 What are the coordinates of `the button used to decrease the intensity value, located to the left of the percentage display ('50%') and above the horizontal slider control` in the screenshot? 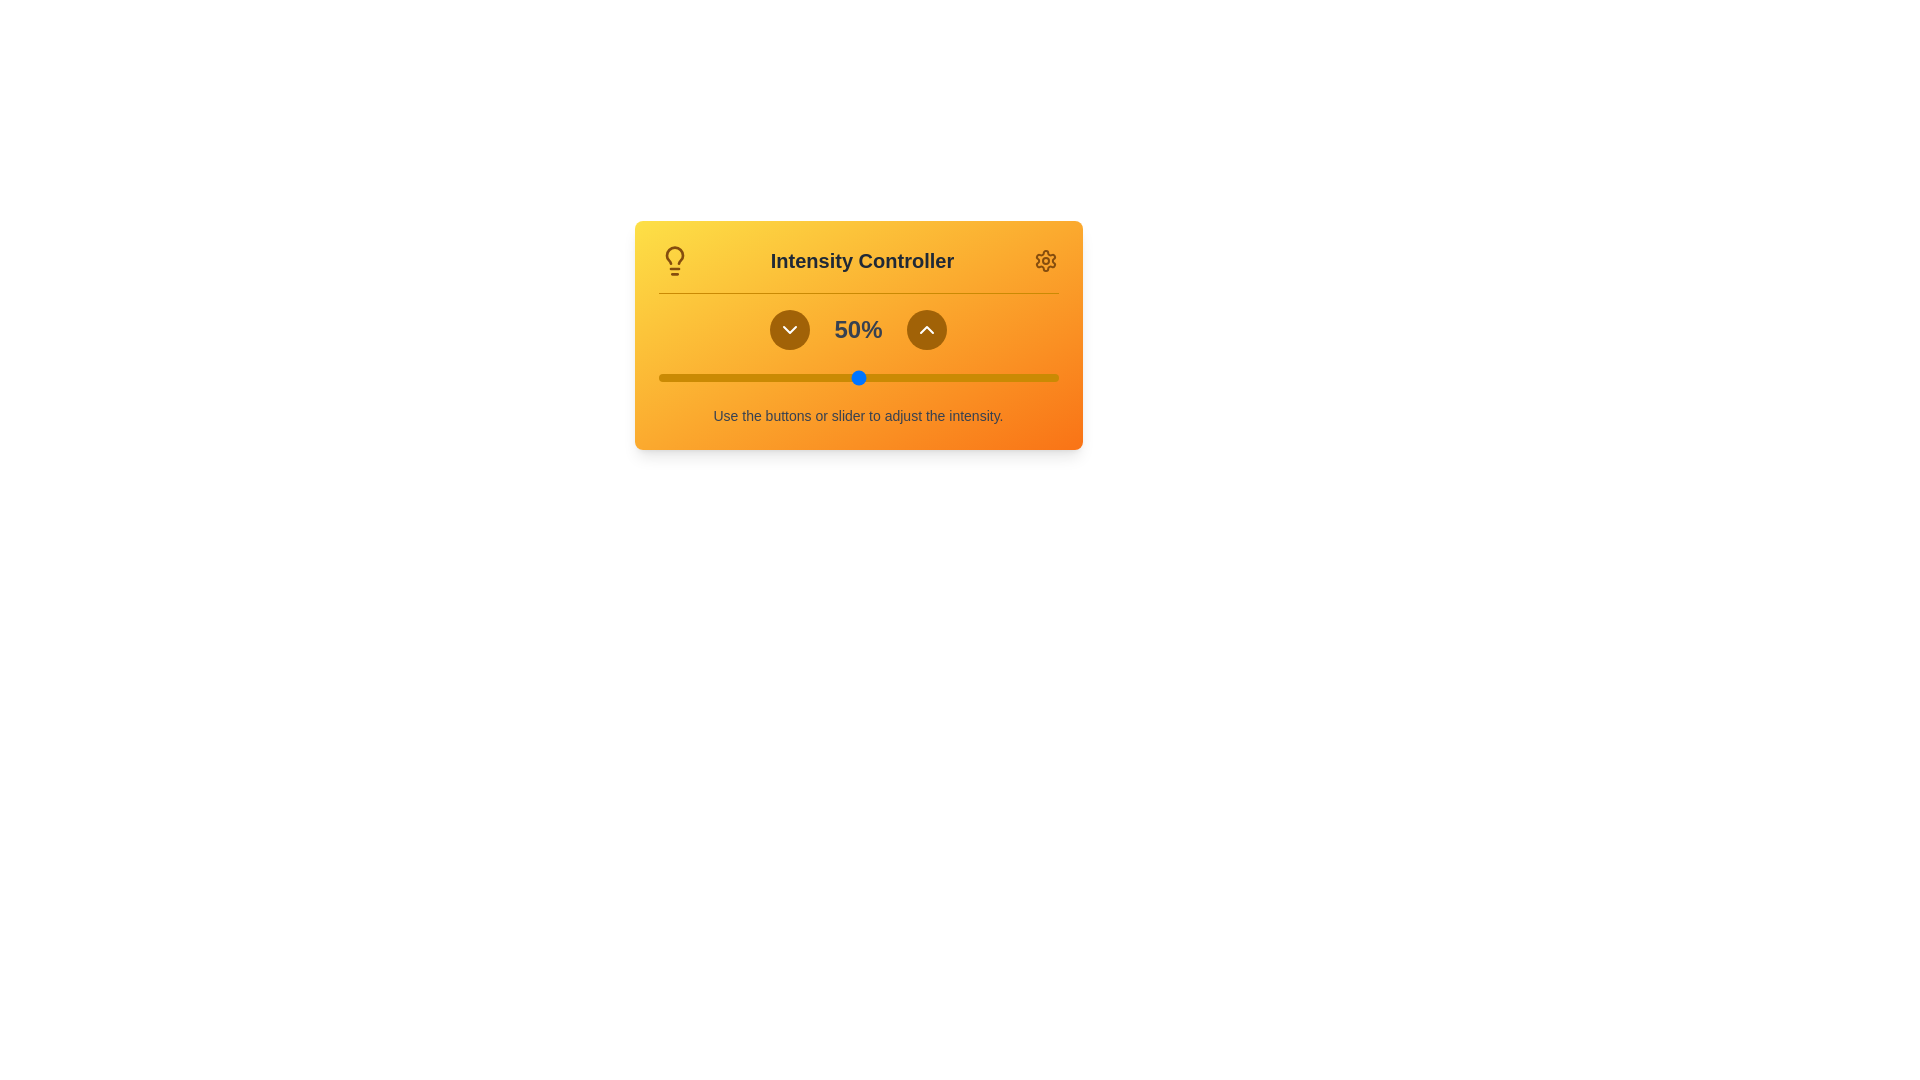 It's located at (789, 329).